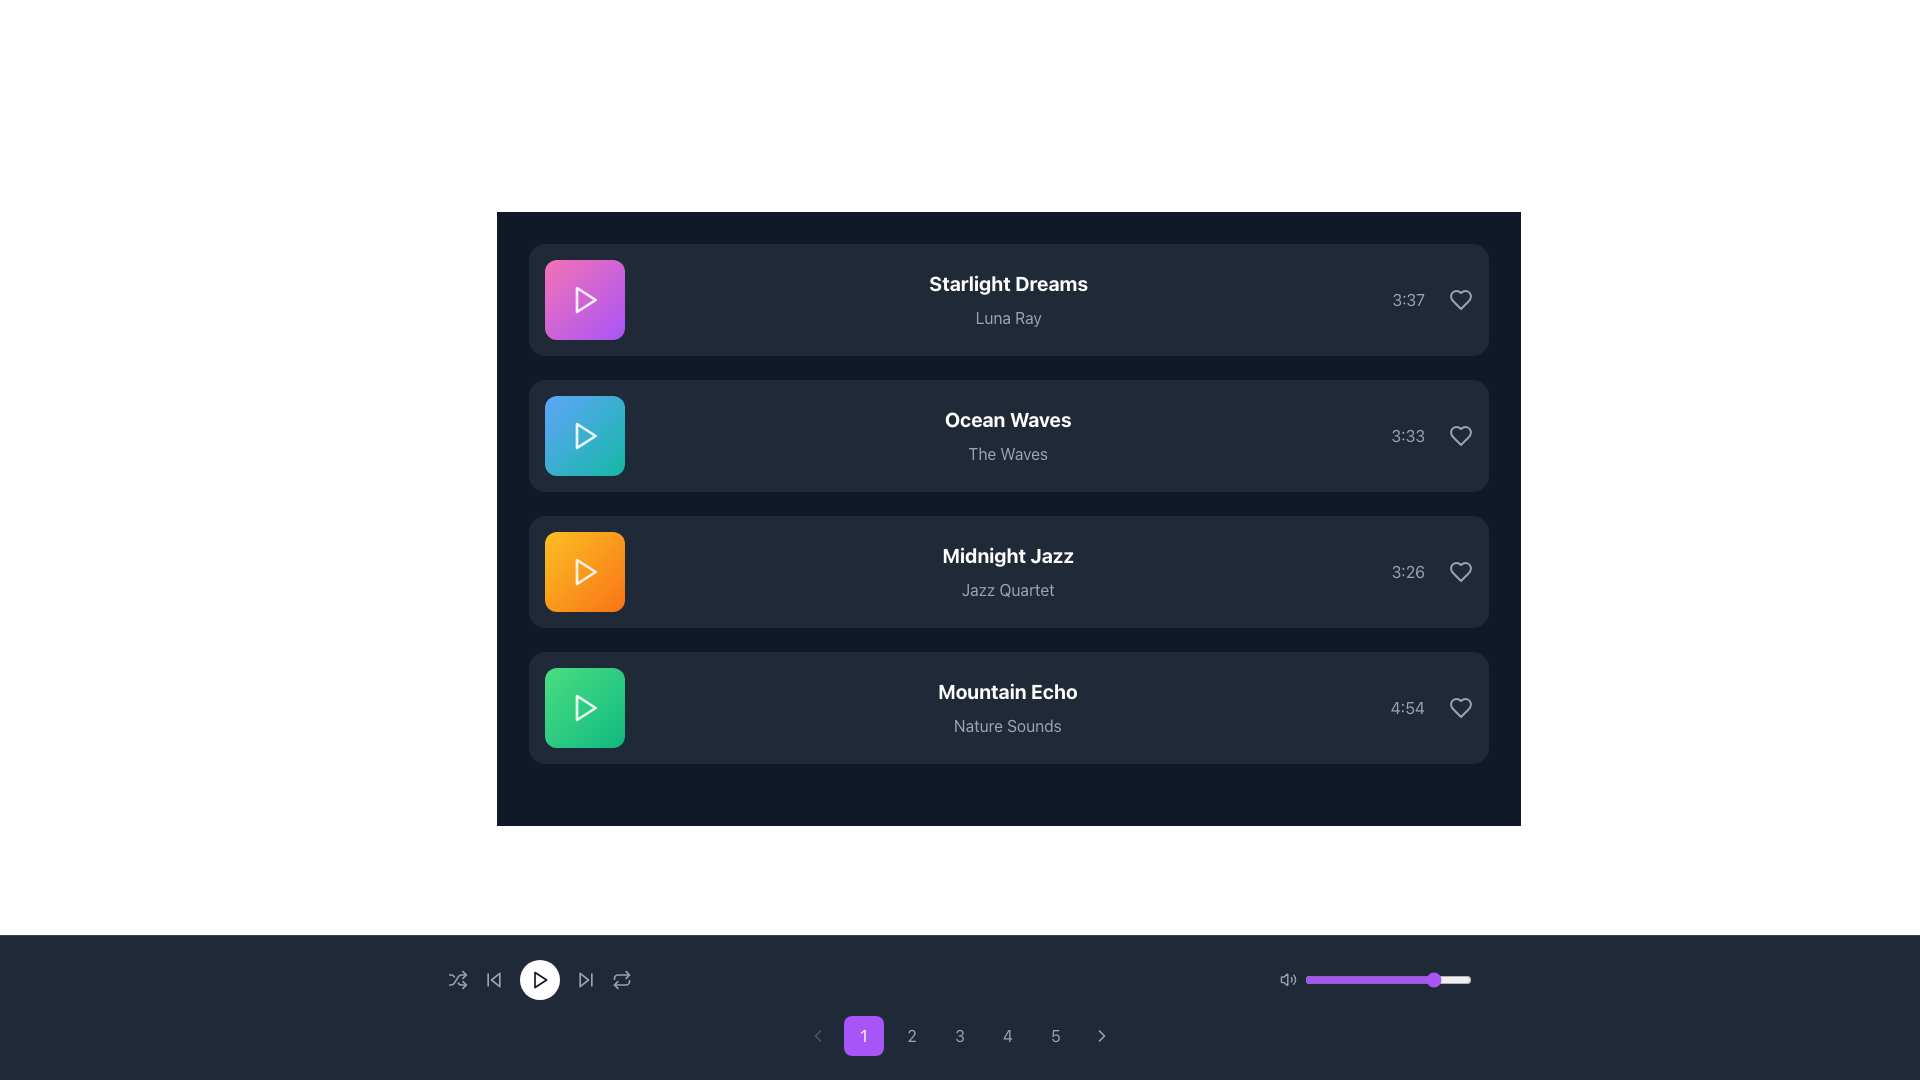  Describe the element at coordinates (1008, 454) in the screenshot. I see `text component displaying 'The Waves', which is styled in gray and located below the title 'Ocean Waves'` at that location.